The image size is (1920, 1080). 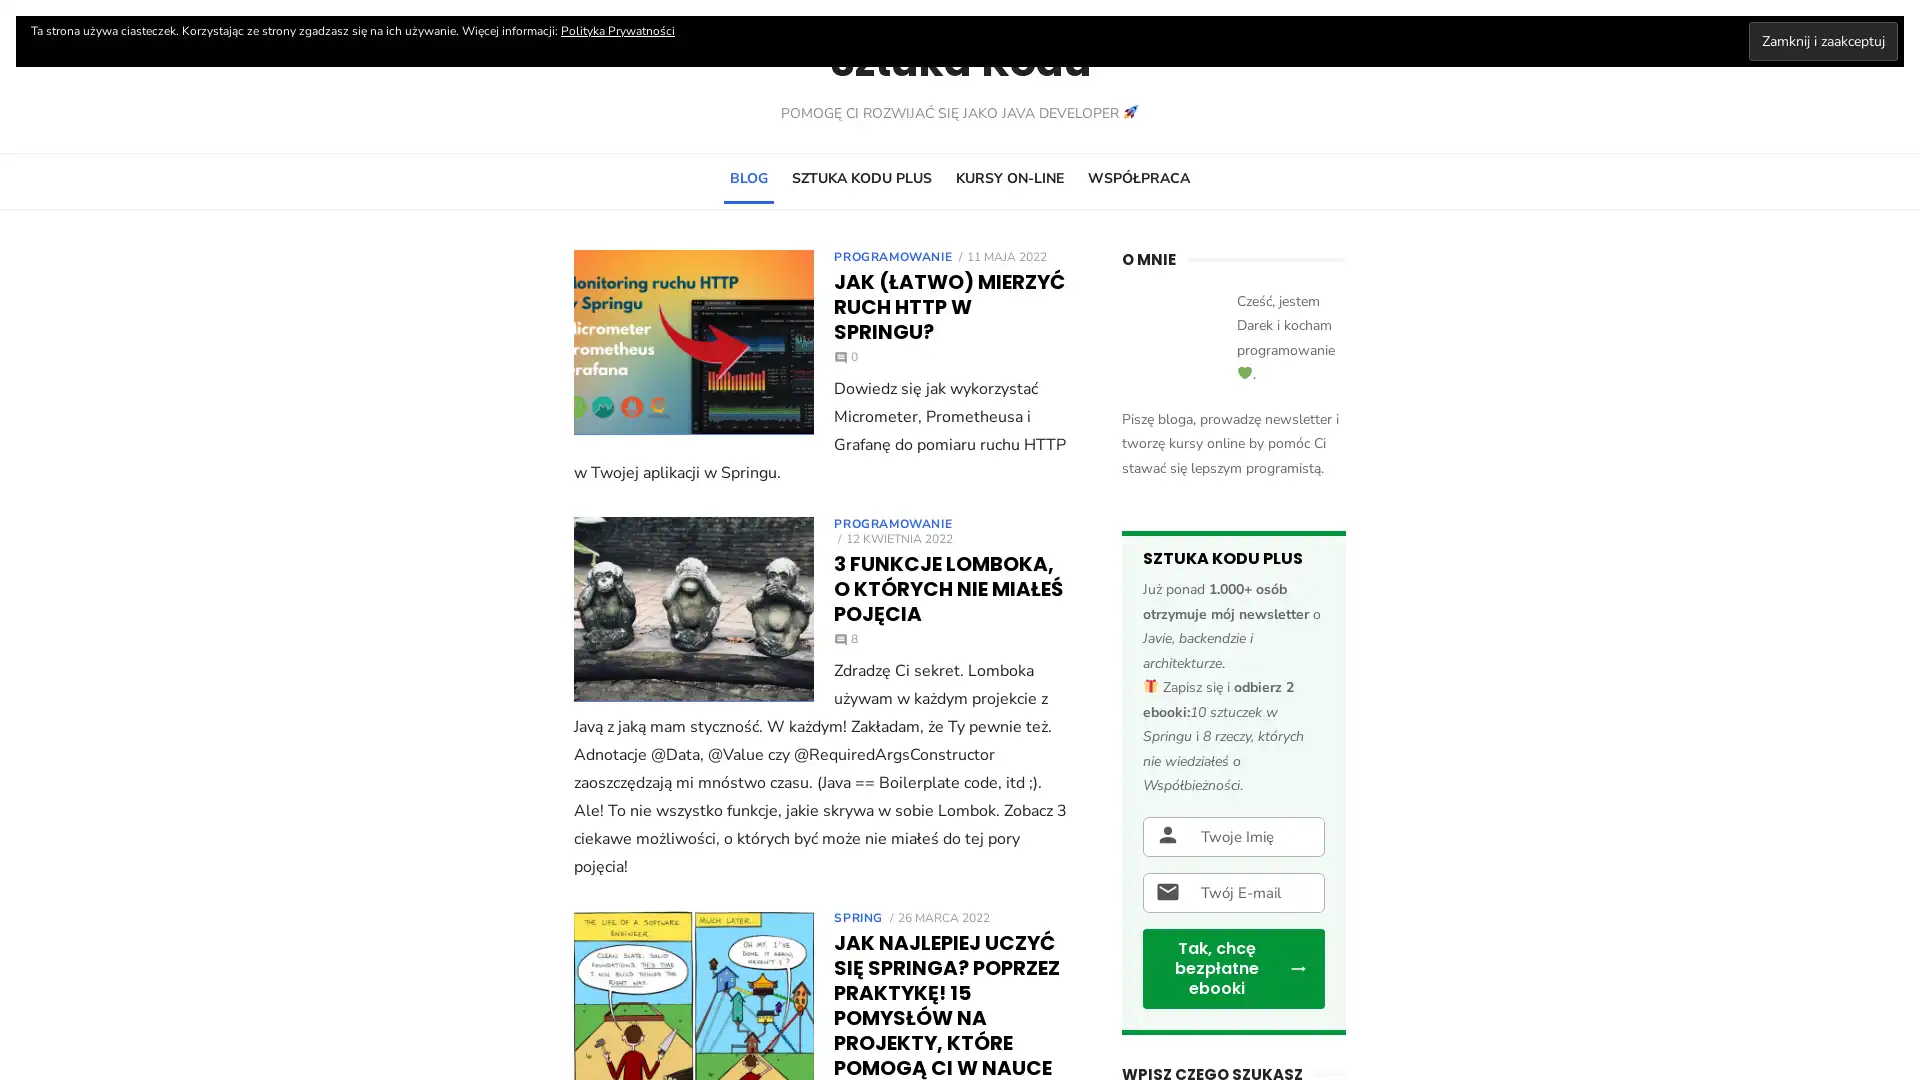 I want to click on SEARCH, so click(x=1515, y=937).